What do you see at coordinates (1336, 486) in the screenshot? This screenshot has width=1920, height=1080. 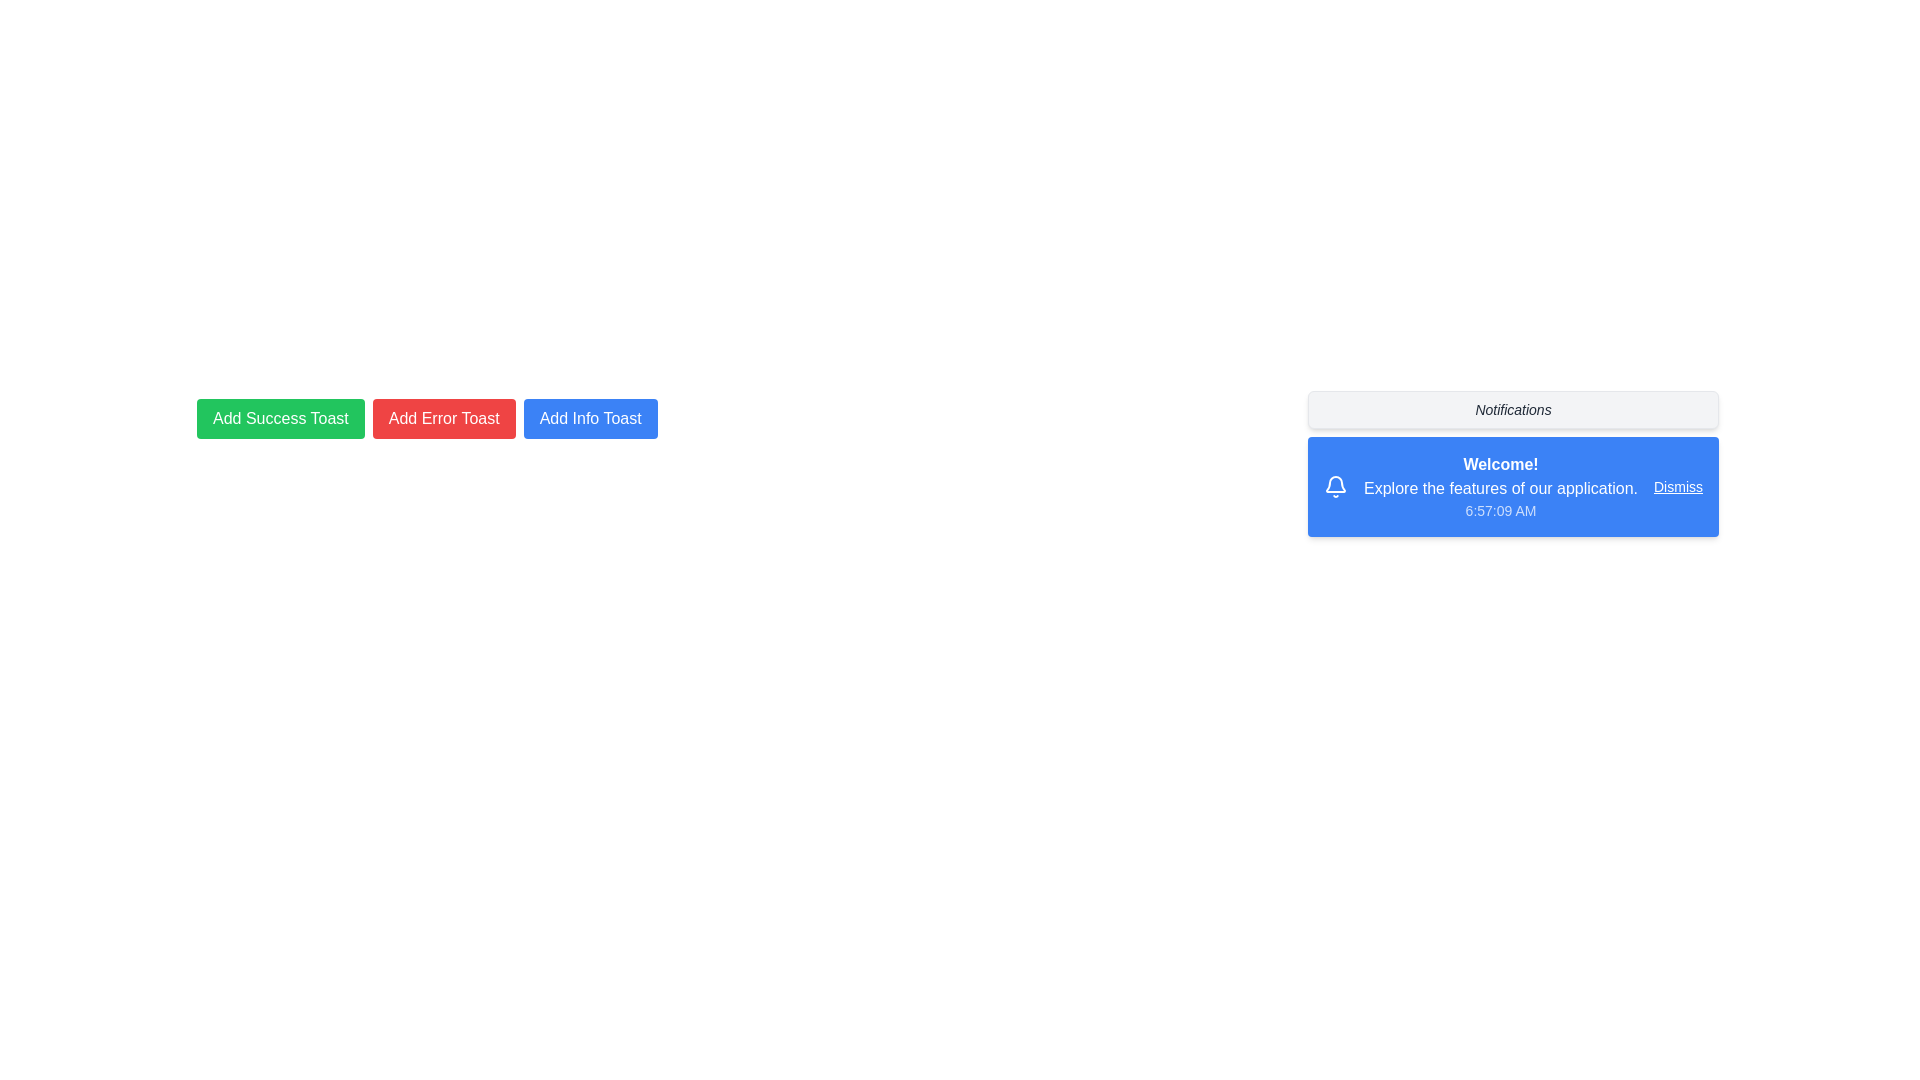 I see `the notification icon that indicates the presence of a message or alert, located to the left of the title 'Welcome!' in the notification card` at bounding box center [1336, 486].